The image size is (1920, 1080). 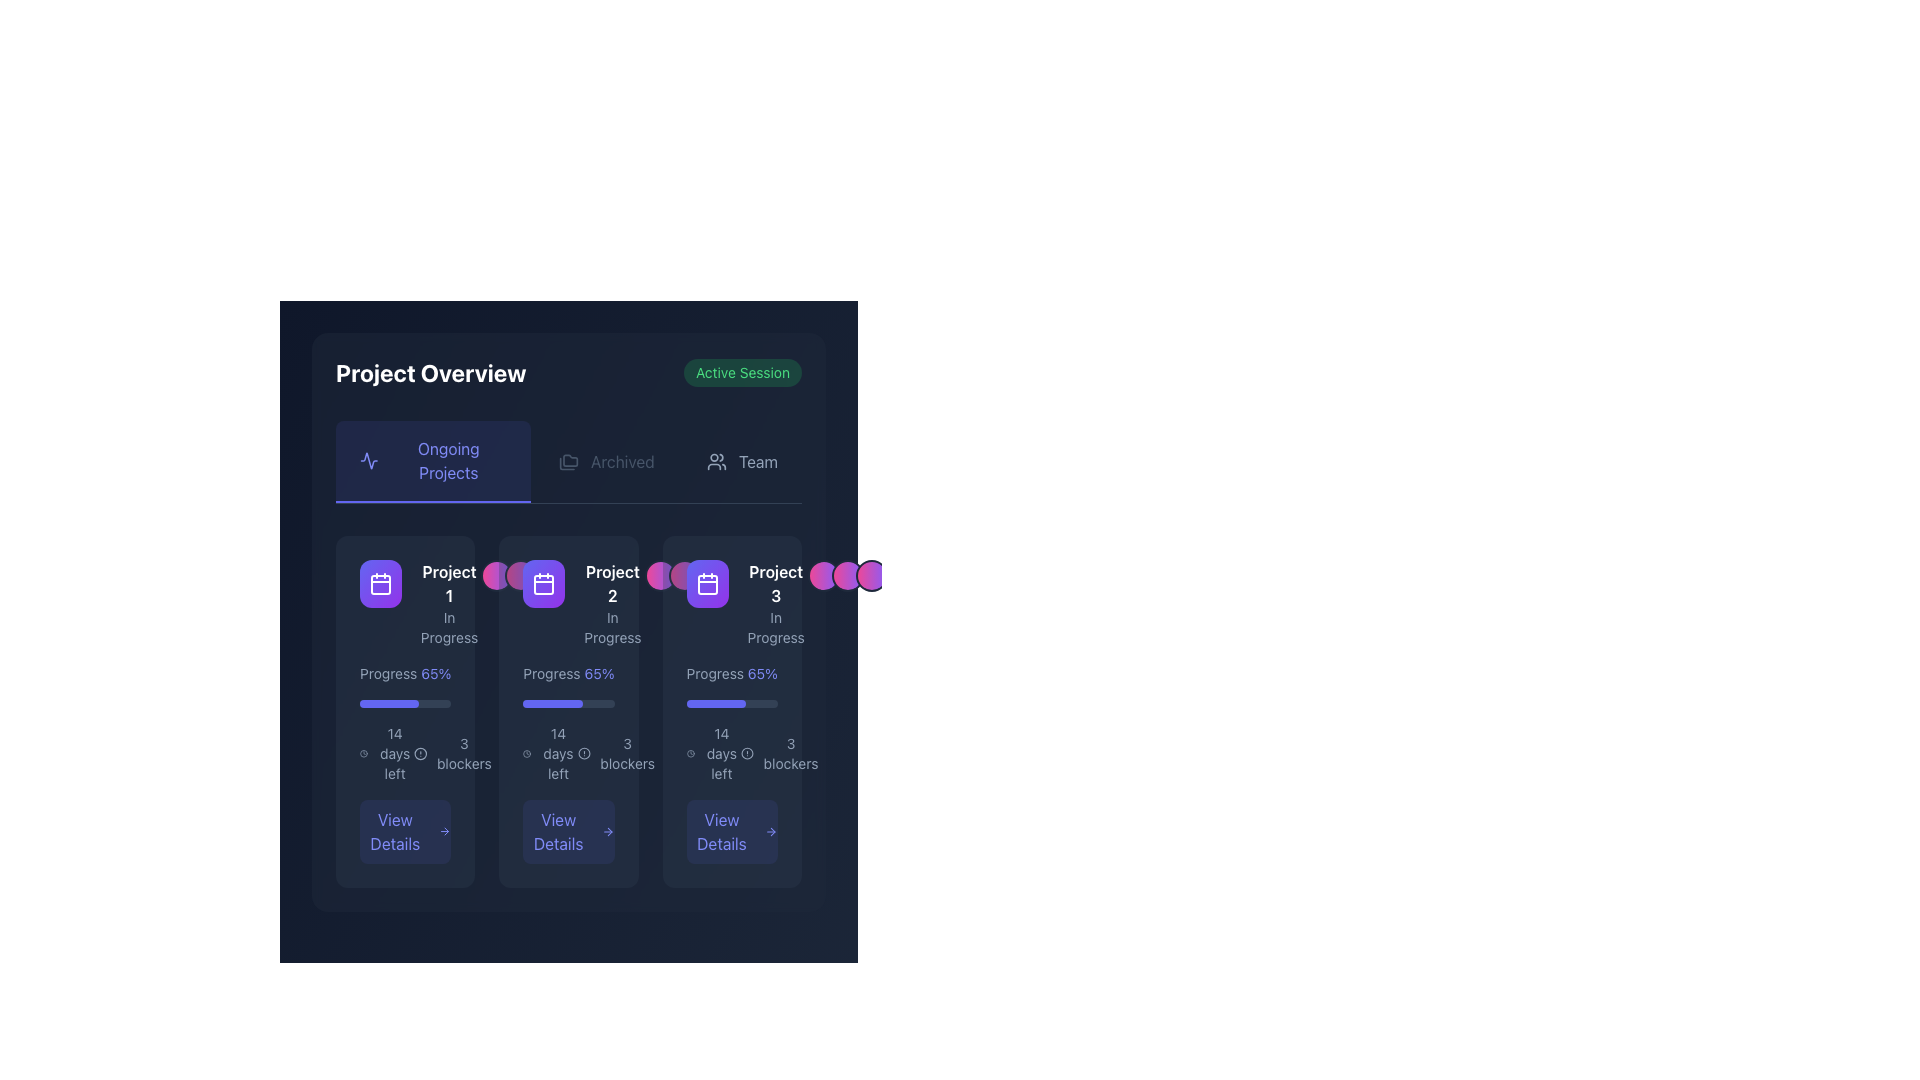 I want to click on the informational text with icons indicating project deadlines and potential issues located in the 'Project 2' section, which is the third row above the 'View Details' button, so click(x=567, y=753).